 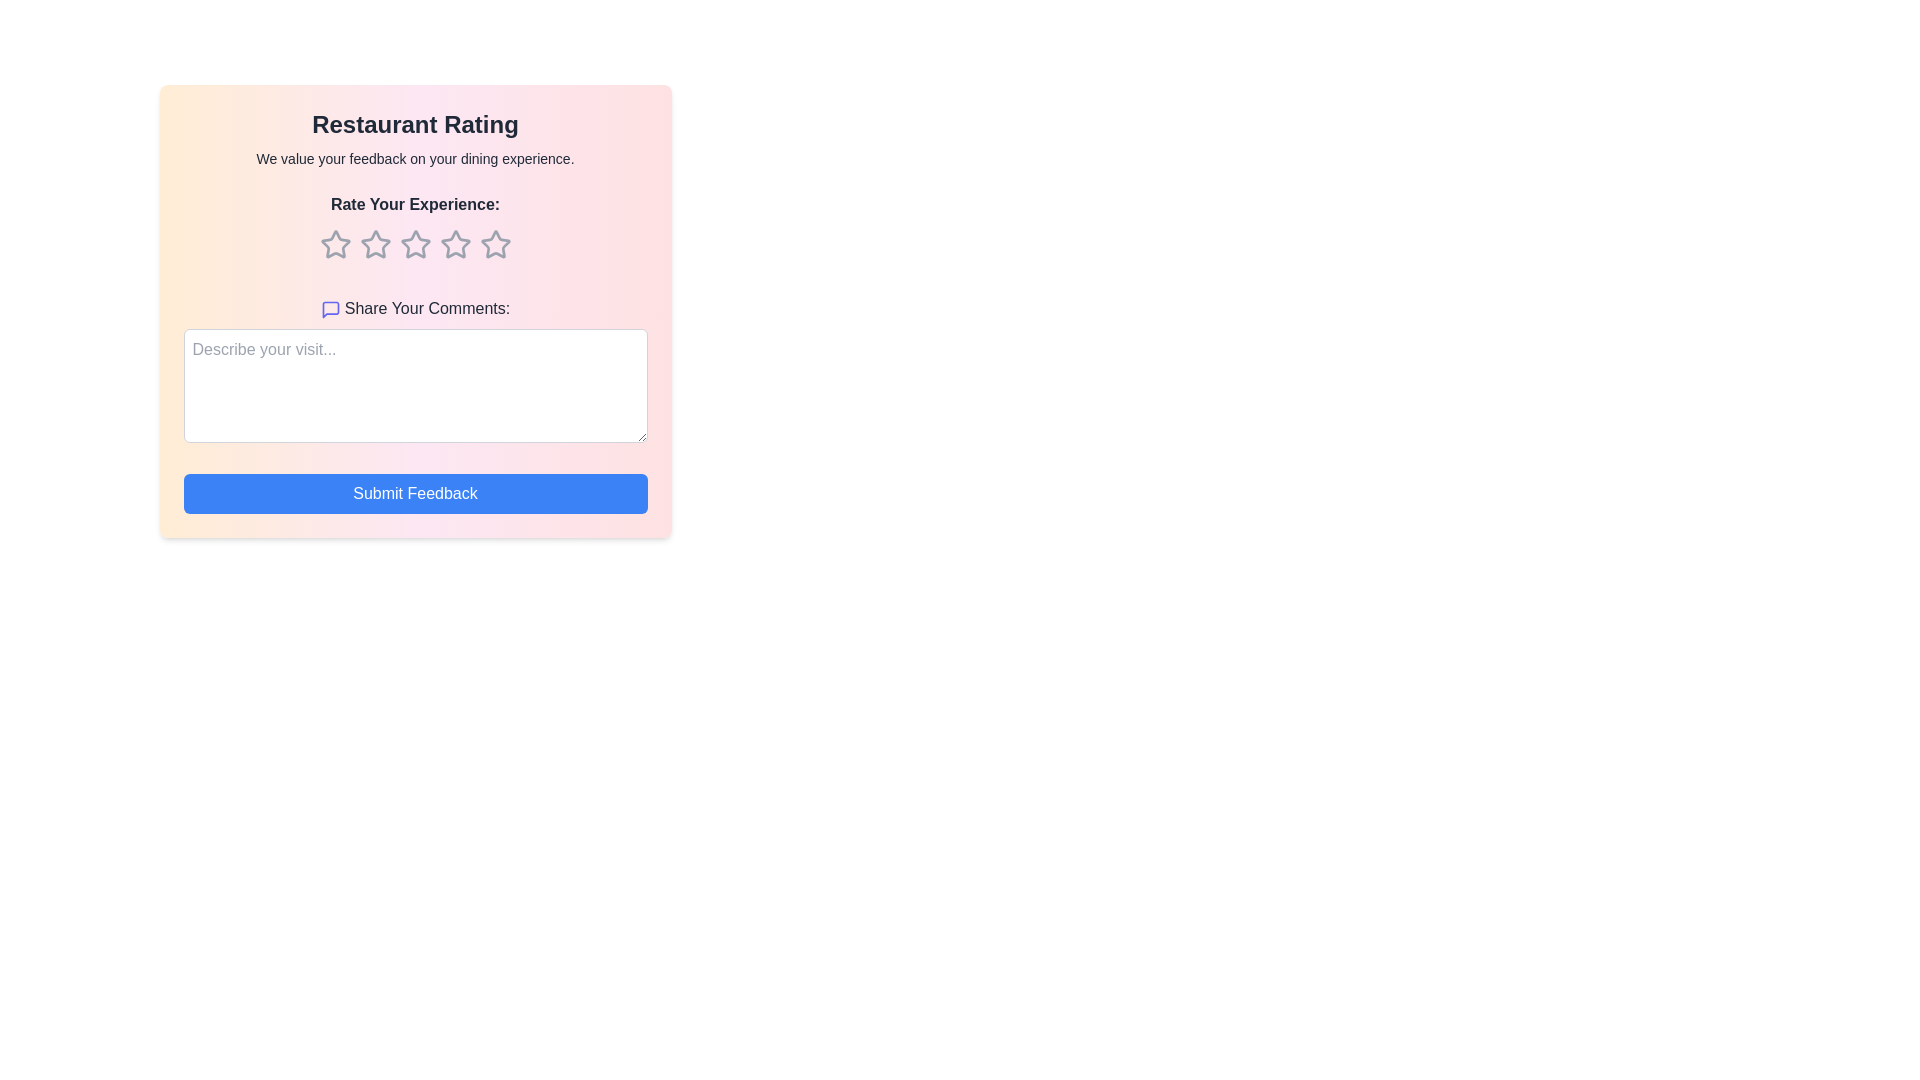 What do you see at coordinates (335, 244) in the screenshot?
I see `the first star icon in the rating system located under the 'Rate Your Experience:' label in the feedback form titled 'Restaurant Rating'` at bounding box center [335, 244].